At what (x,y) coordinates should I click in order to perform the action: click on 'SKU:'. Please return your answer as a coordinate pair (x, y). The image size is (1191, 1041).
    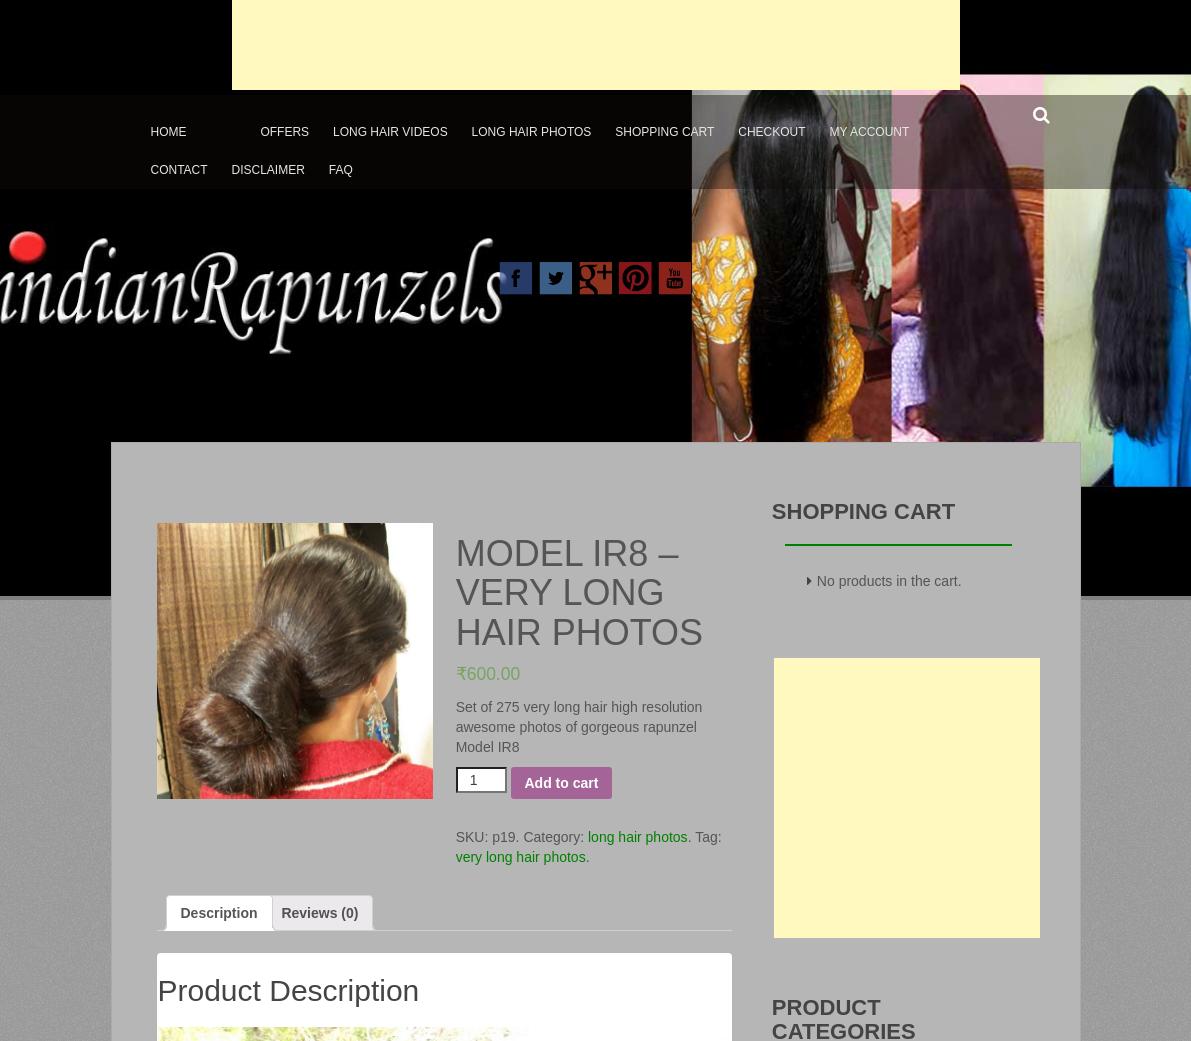
    Looking at the image, I should click on (473, 835).